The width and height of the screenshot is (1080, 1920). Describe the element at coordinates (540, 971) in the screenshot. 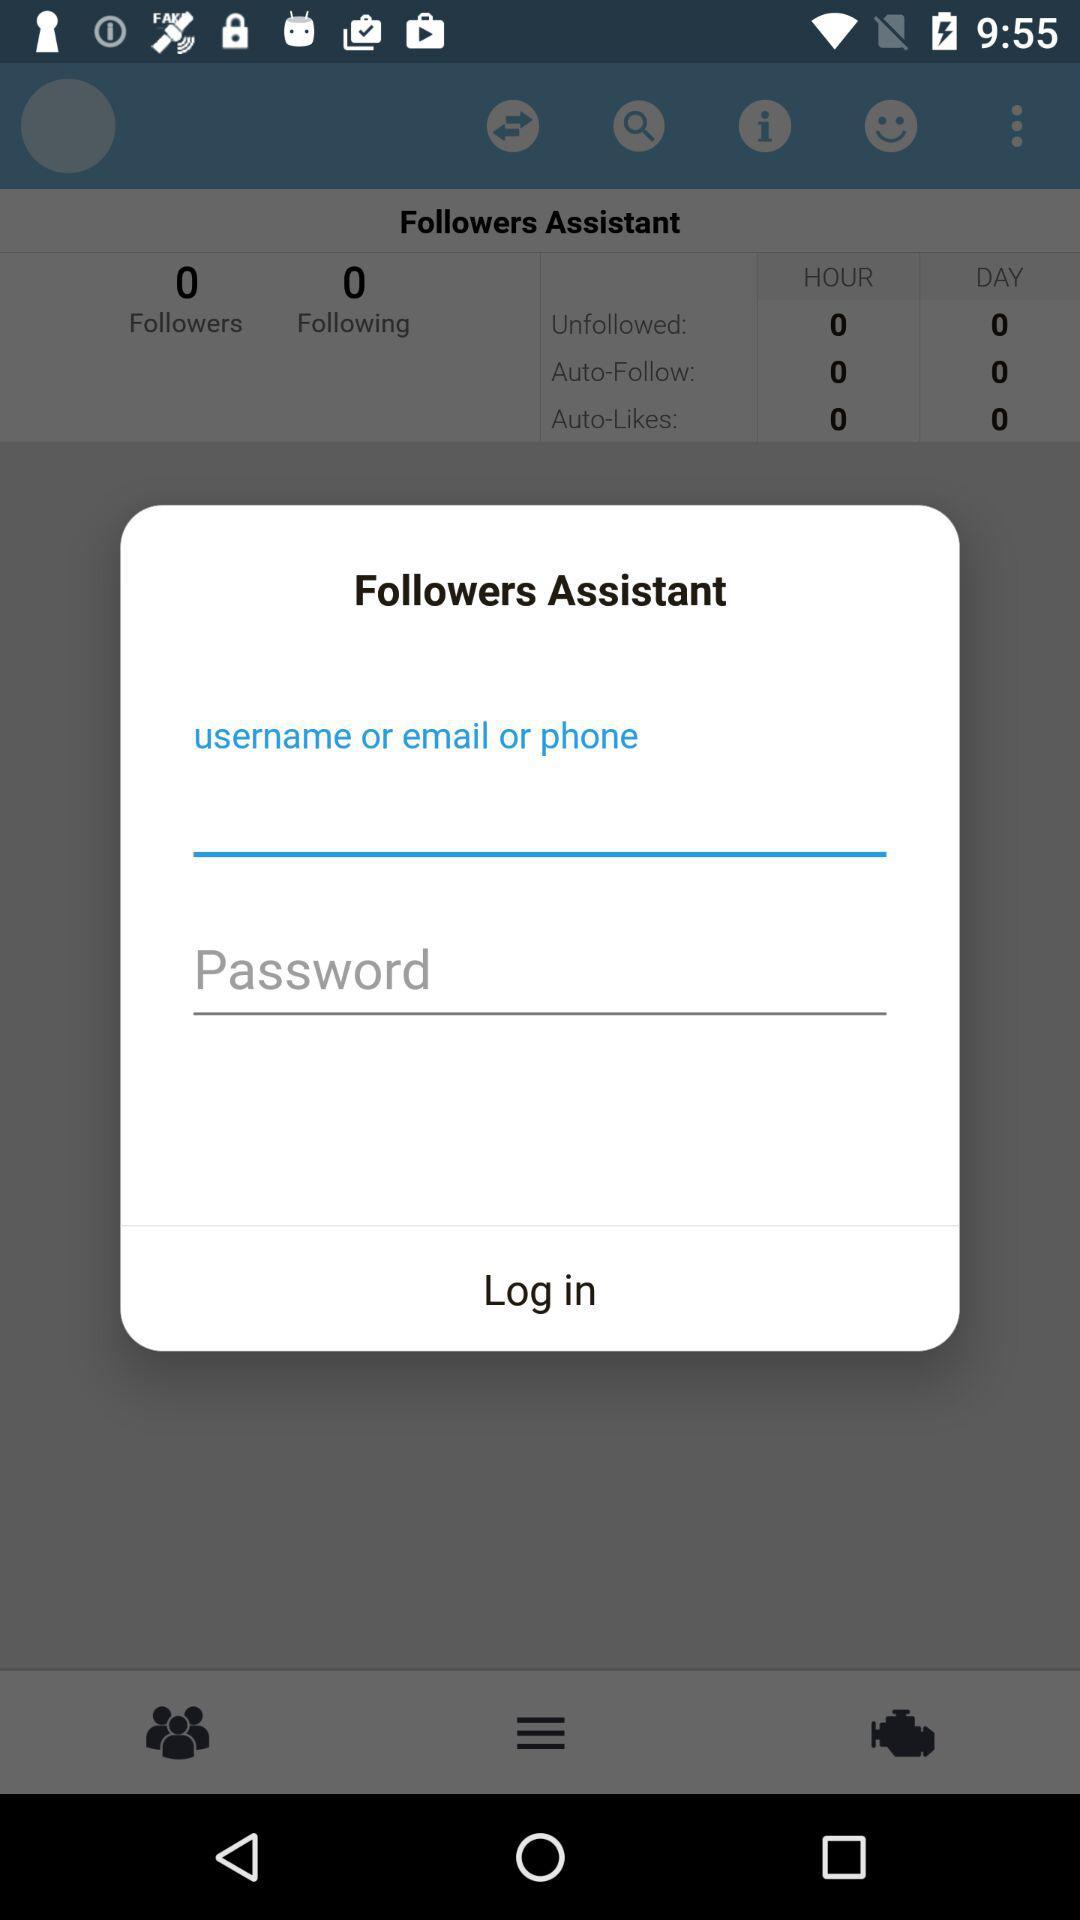

I see `password here` at that location.